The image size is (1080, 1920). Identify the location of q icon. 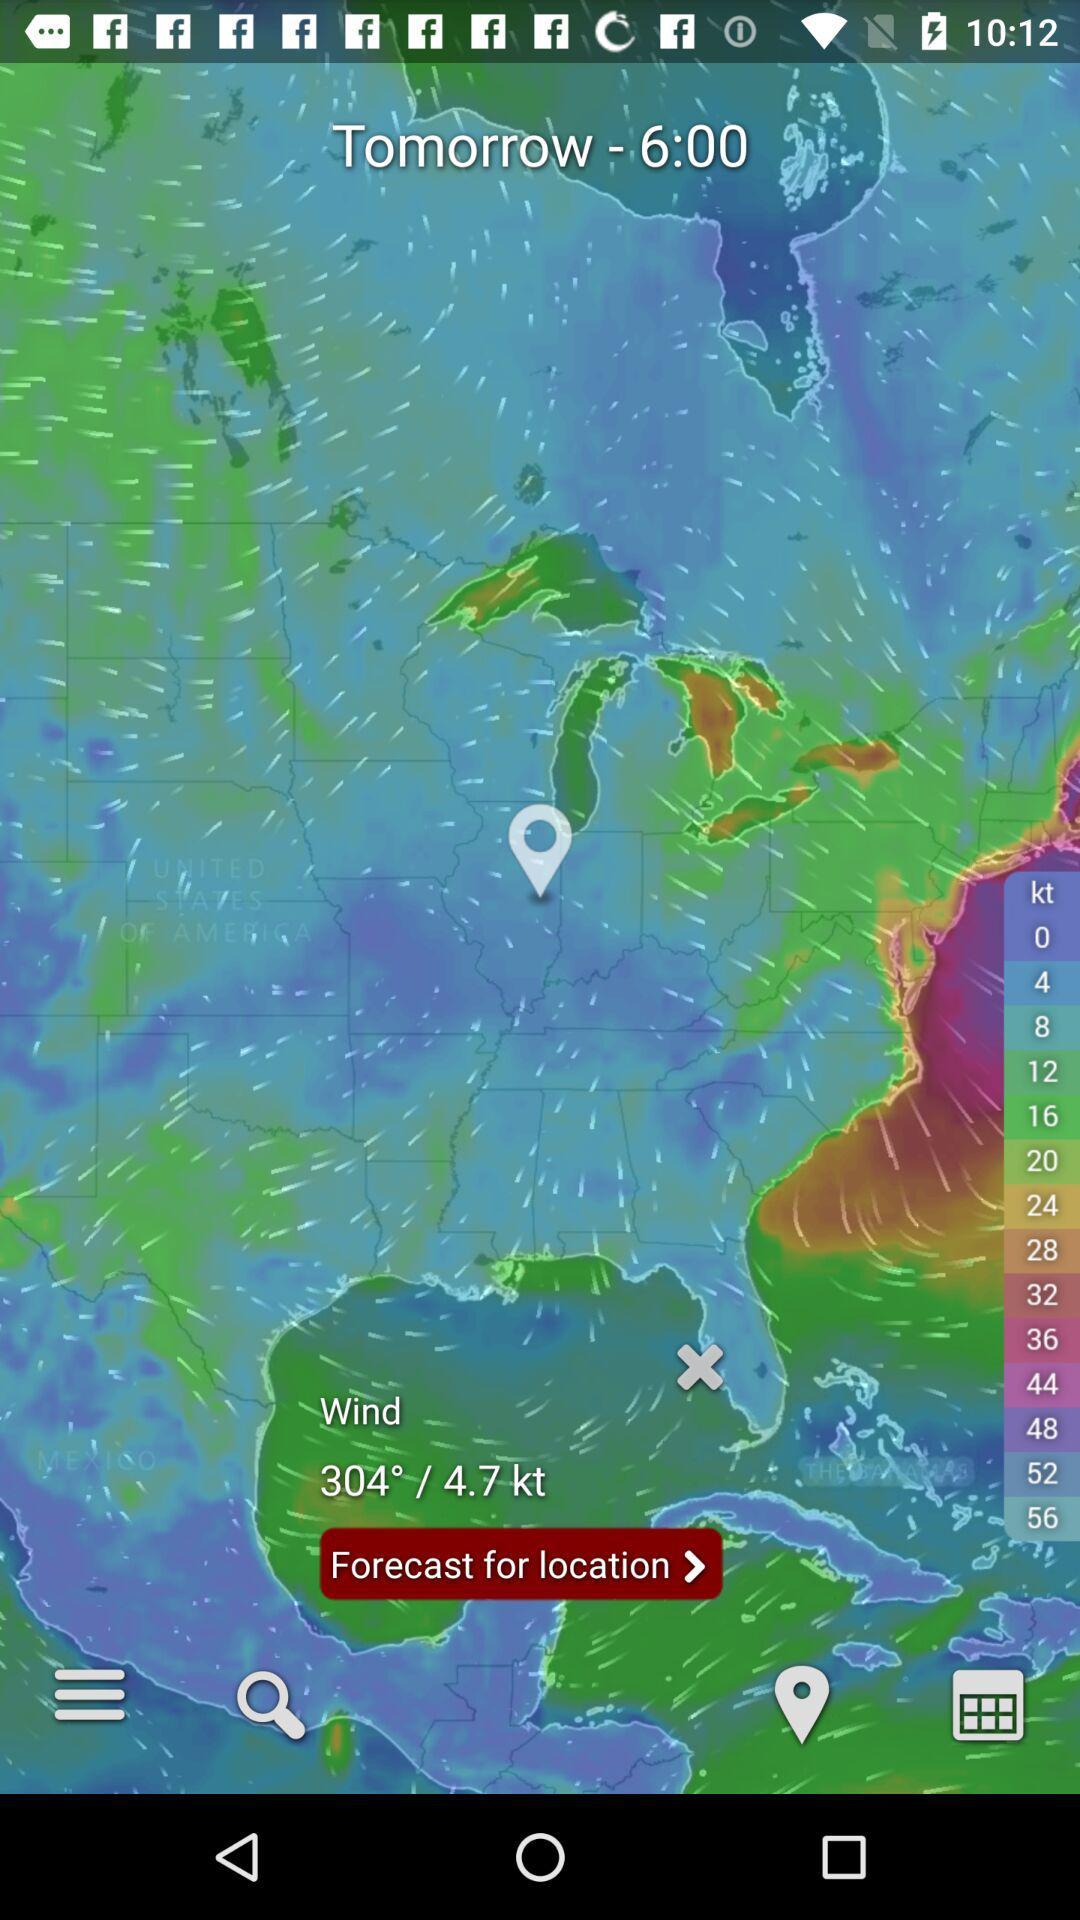
(271, 1702).